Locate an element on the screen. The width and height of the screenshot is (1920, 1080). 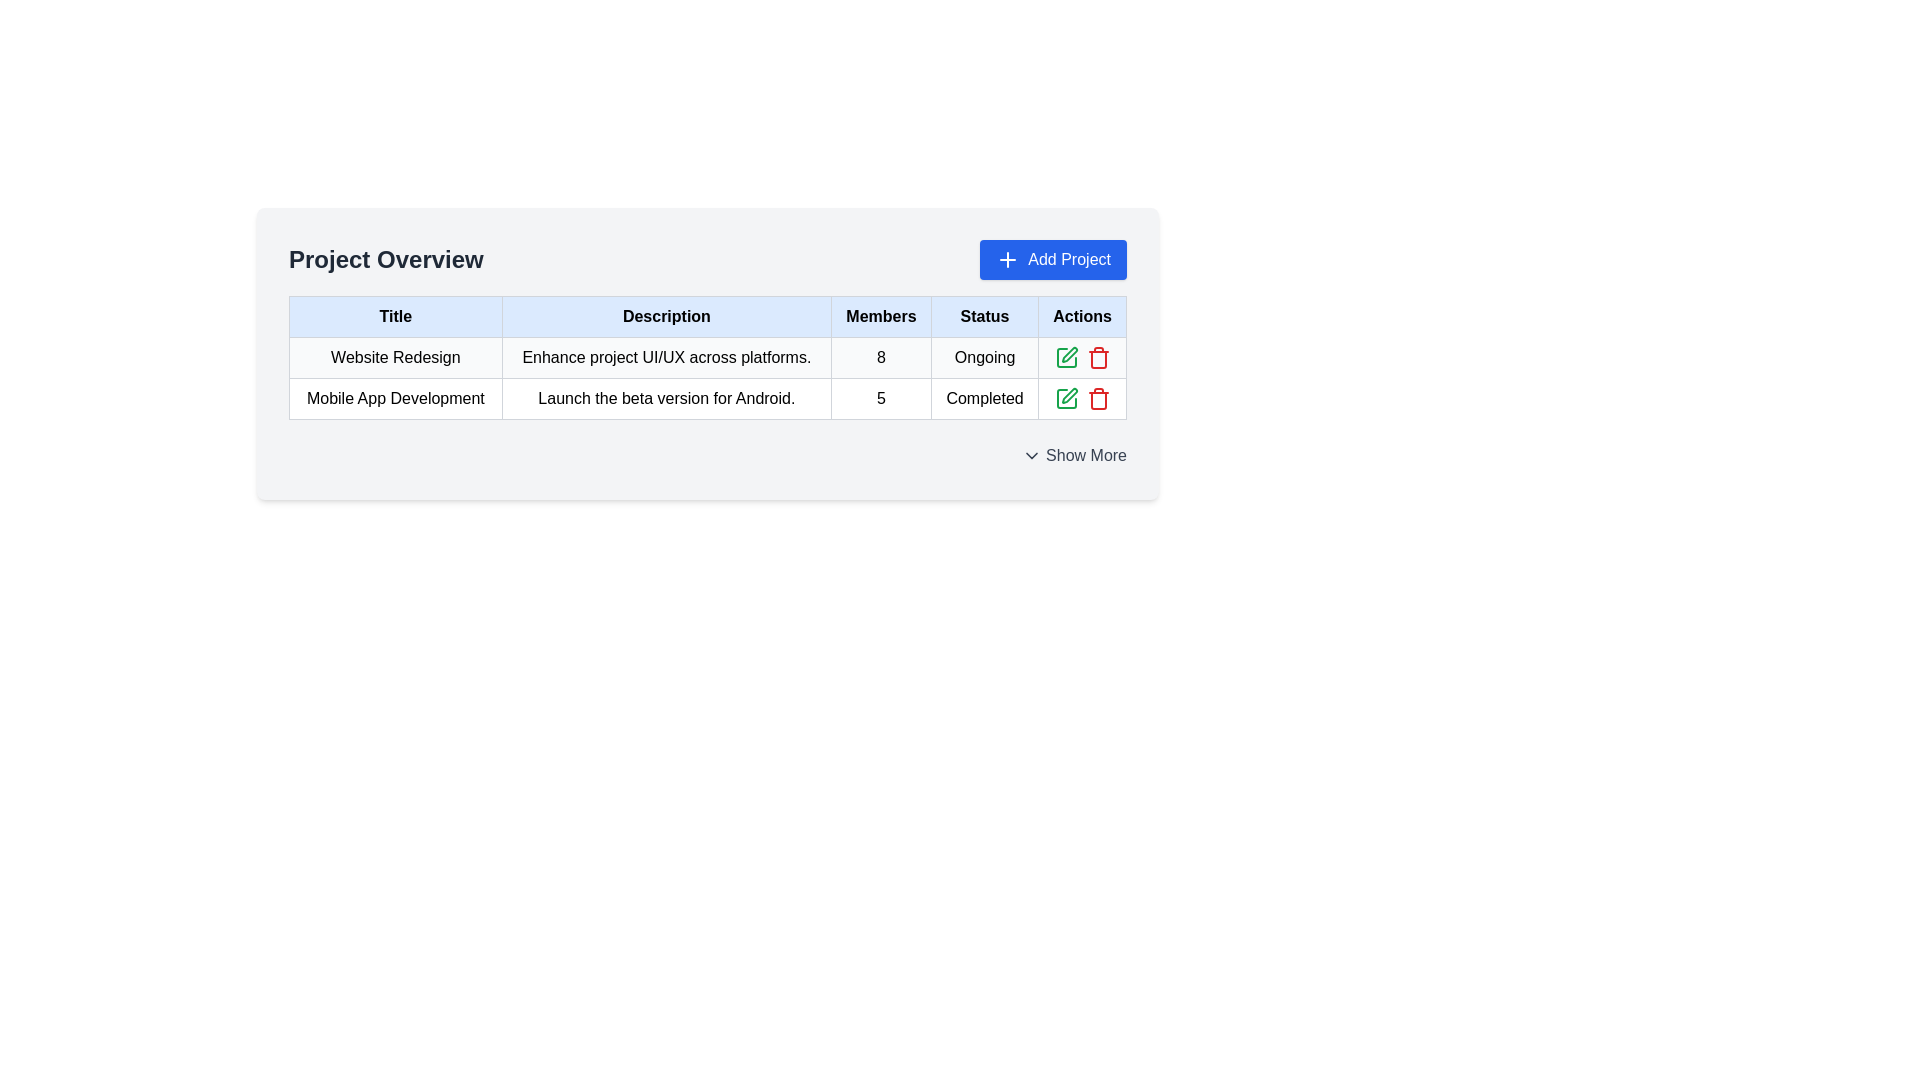
the 'Edit' icon button in the 'Actions' column for the 'Website Redesign' project is located at coordinates (1068, 353).